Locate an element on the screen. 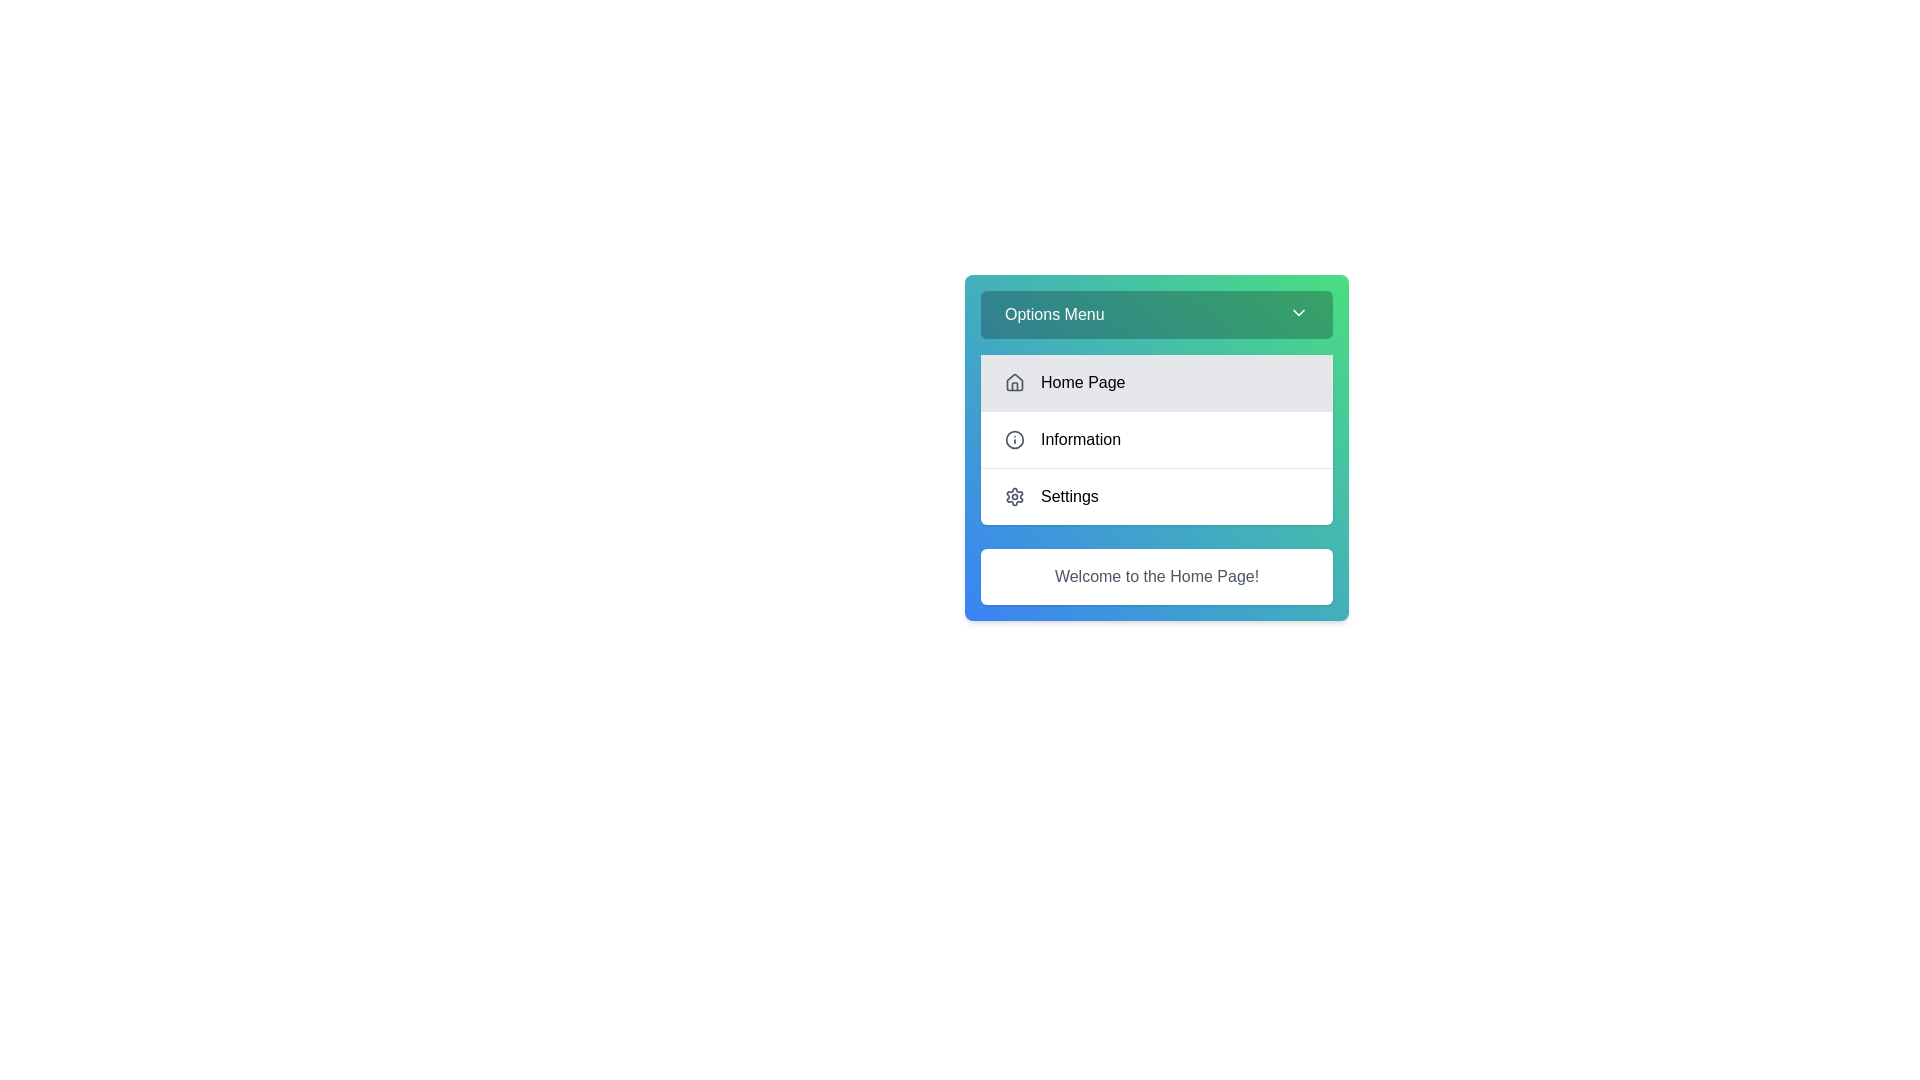  the decorative Circle SVG component located near the center of its larger icon structure is located at coordinates (1014, 438).